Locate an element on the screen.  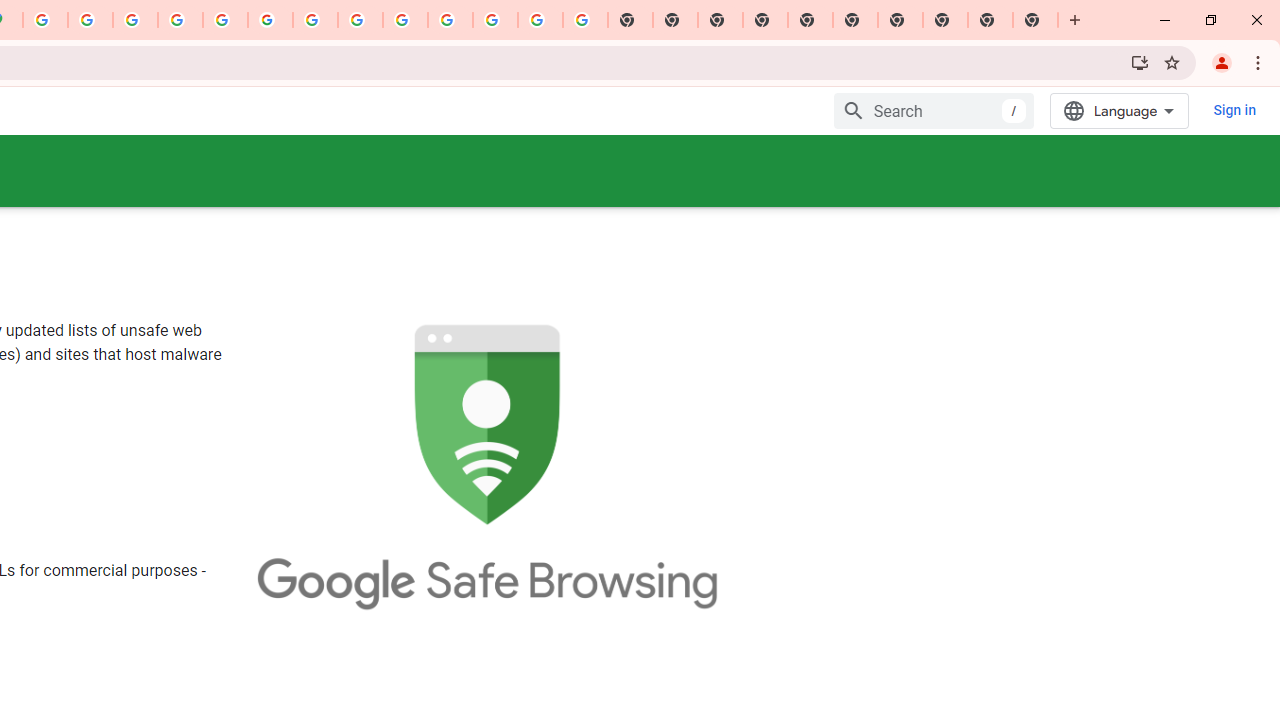
'New Tab' is located at coordinates (1035, 20).